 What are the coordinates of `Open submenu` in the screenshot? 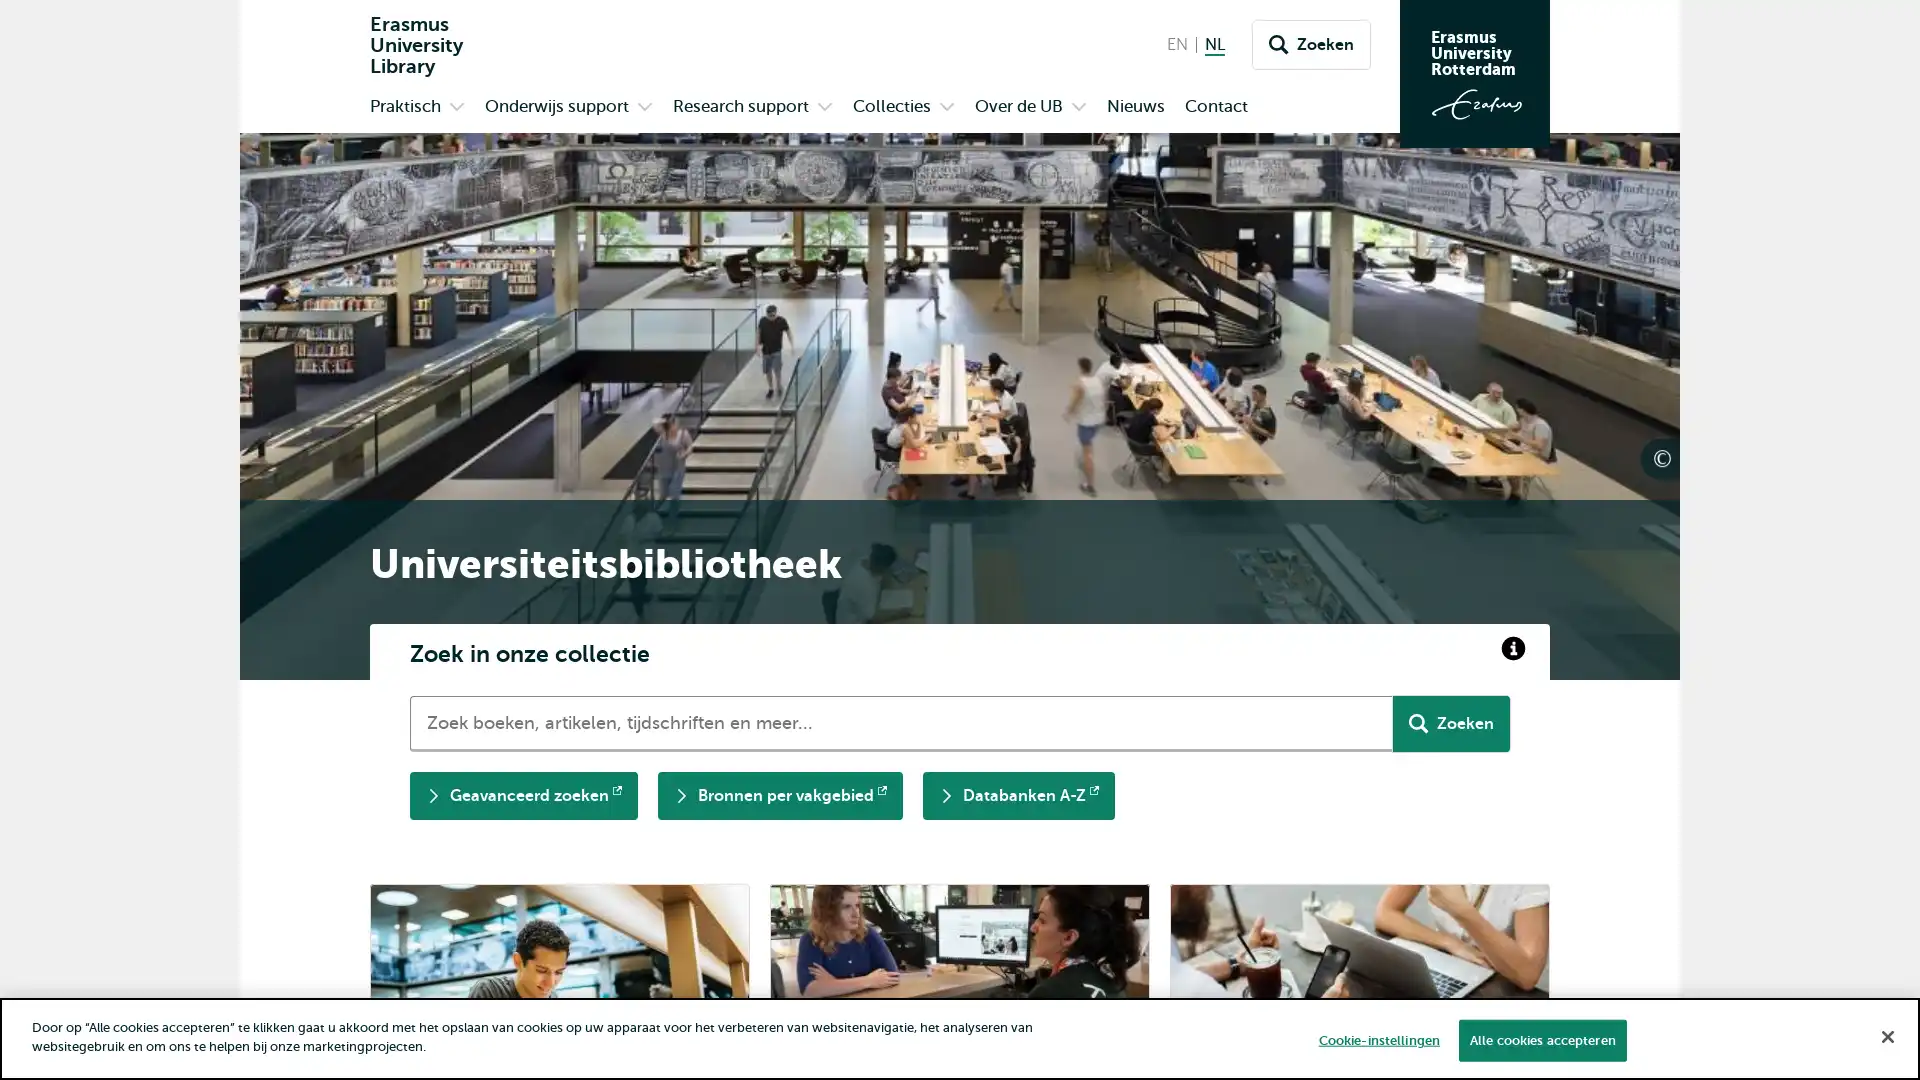 It's located at (945, 108).